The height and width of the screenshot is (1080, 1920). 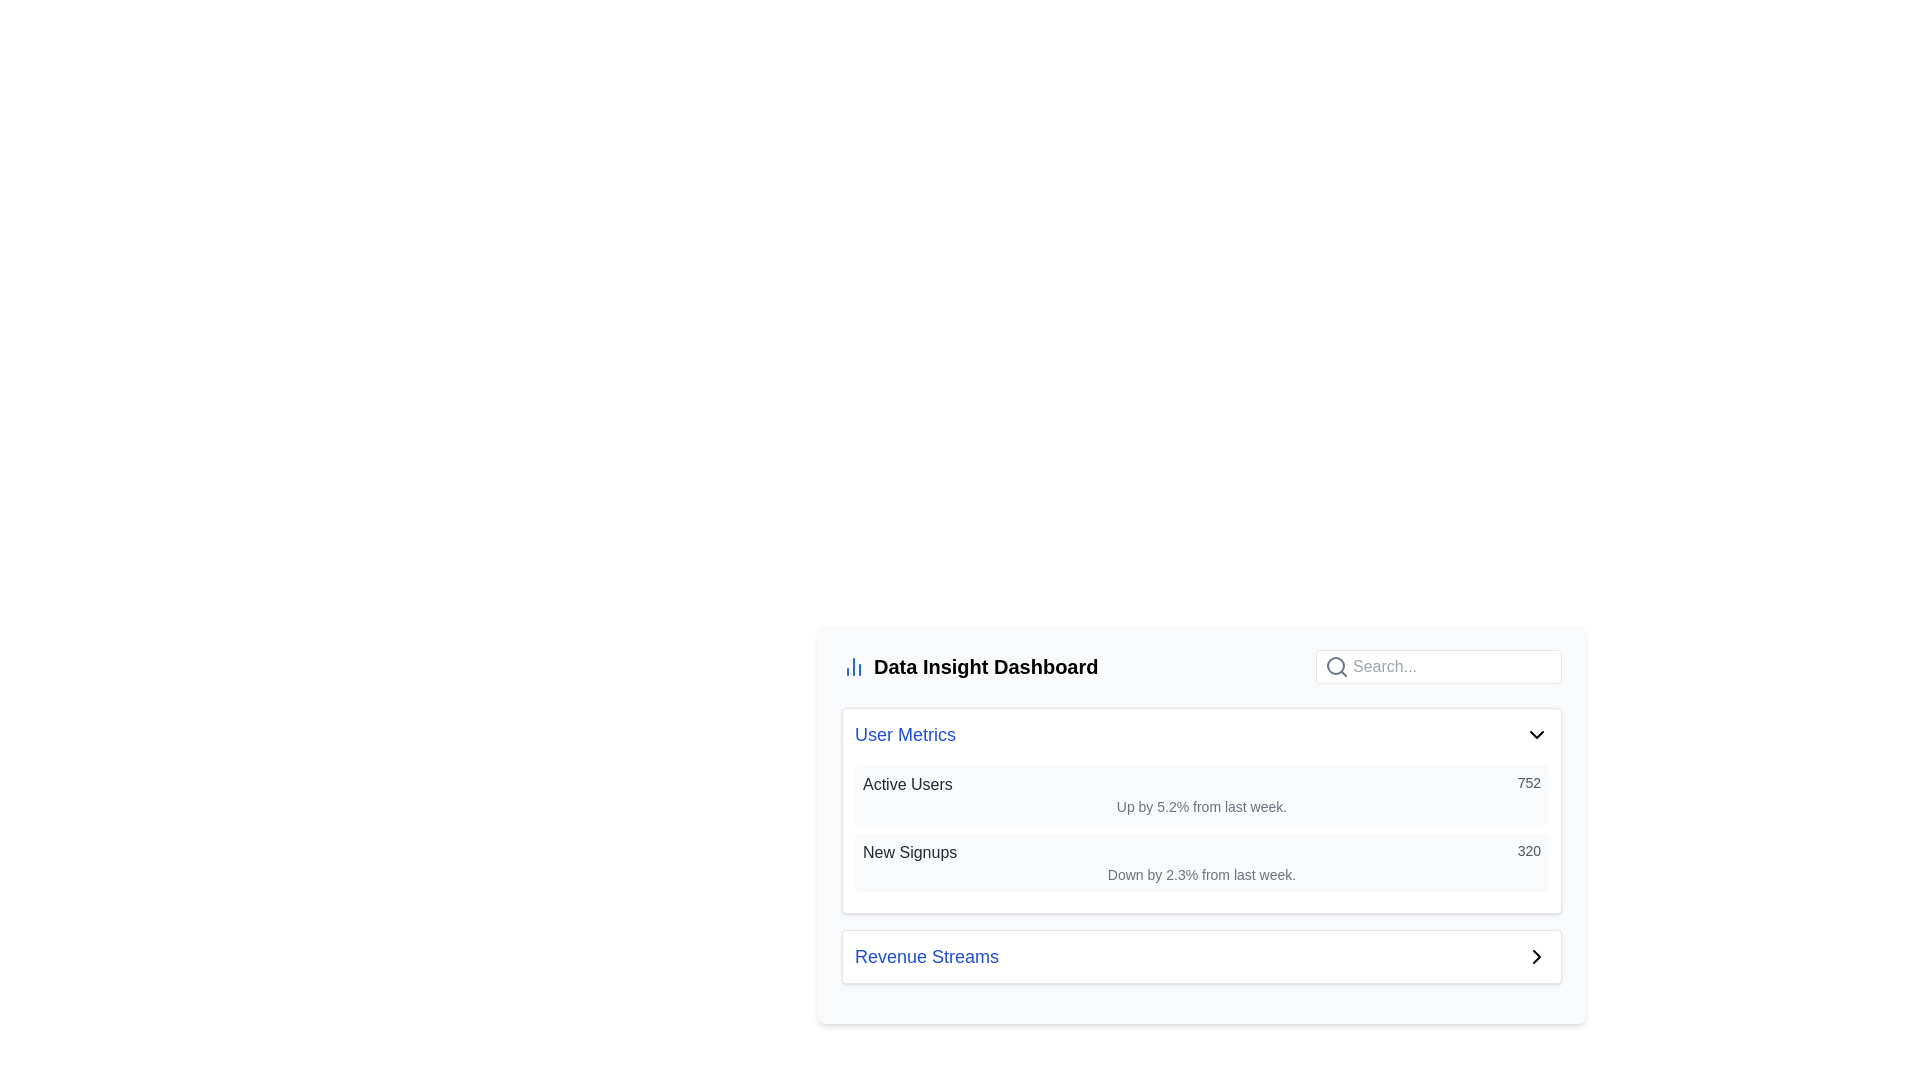 I want to click on the data displayed in the Statistical Display showing the number of active users, located centrally above the label 'Up by 5.2% from last week.' and below 'New Signups', so click(x=1200, y=784).